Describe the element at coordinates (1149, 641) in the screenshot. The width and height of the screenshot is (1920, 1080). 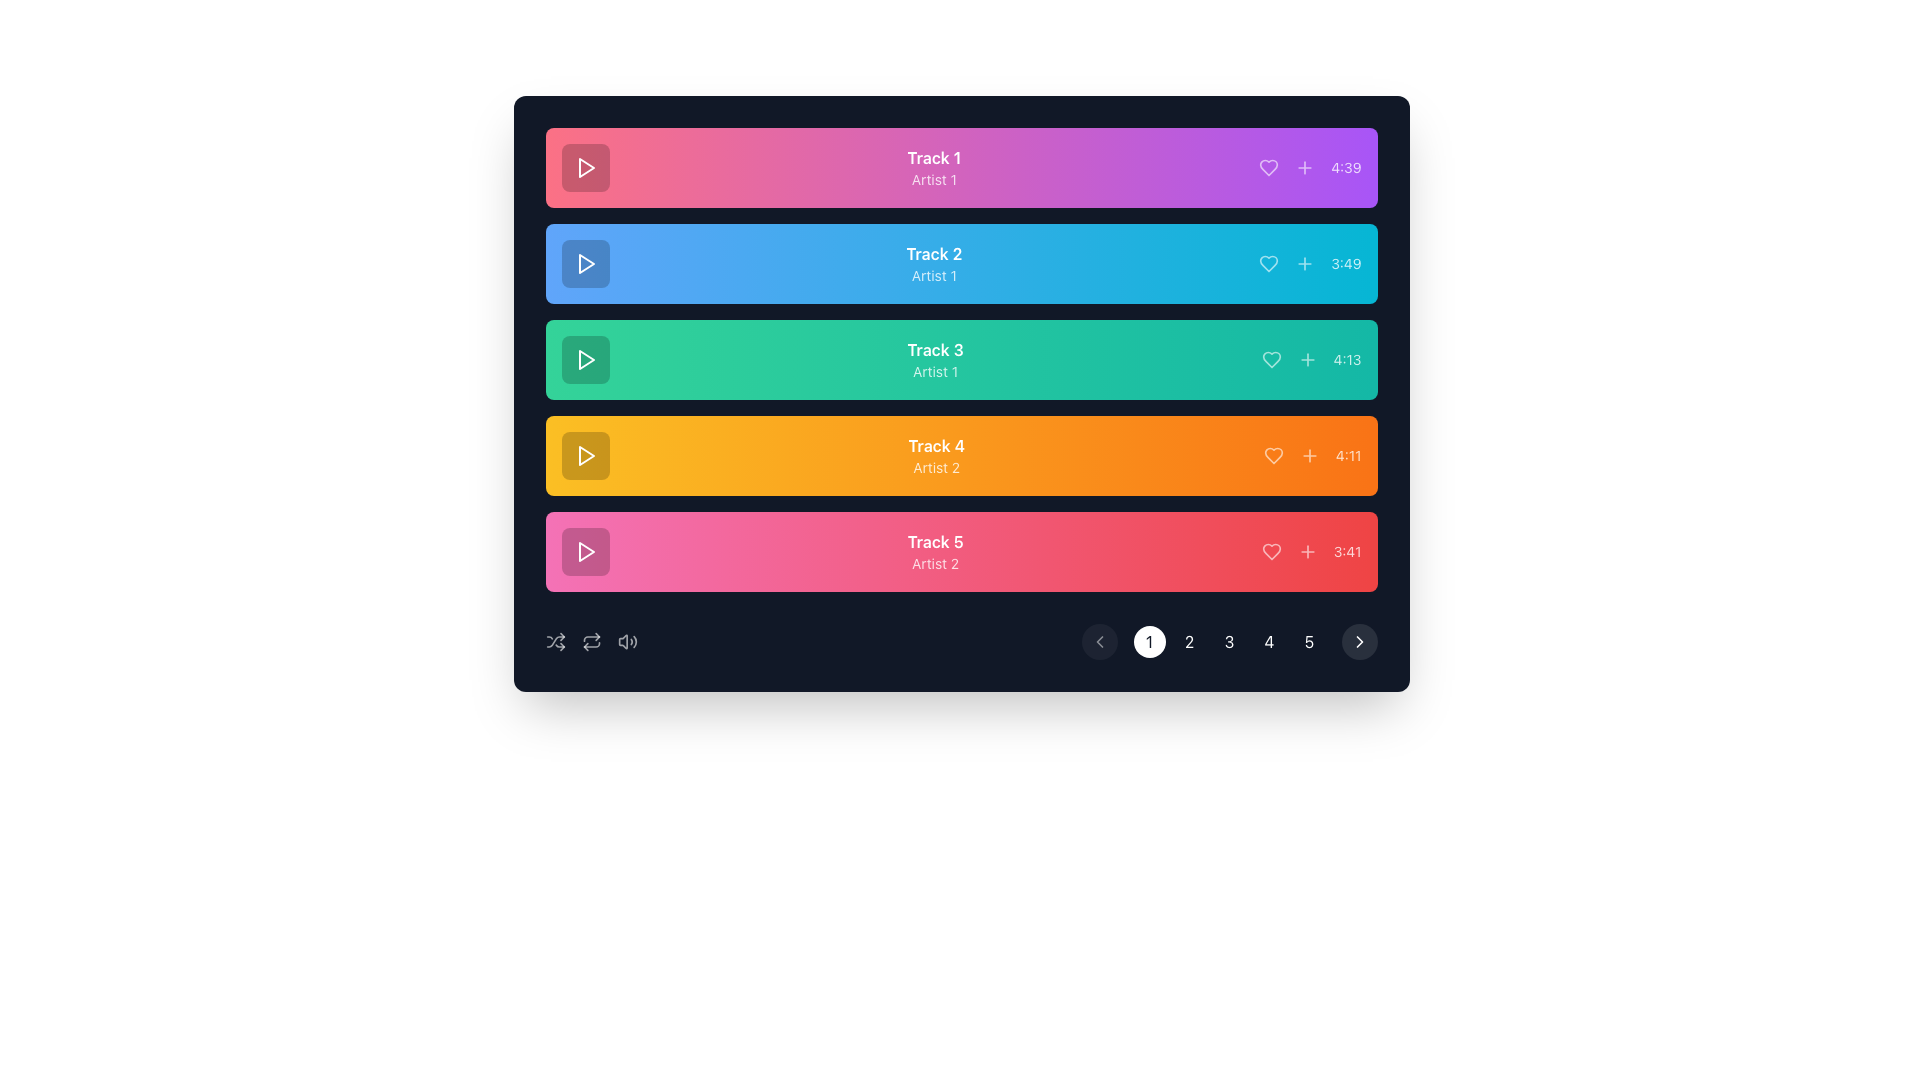
I see `the first button in a sequence of five navigational buttons located at the bottom of the interface` at that location.